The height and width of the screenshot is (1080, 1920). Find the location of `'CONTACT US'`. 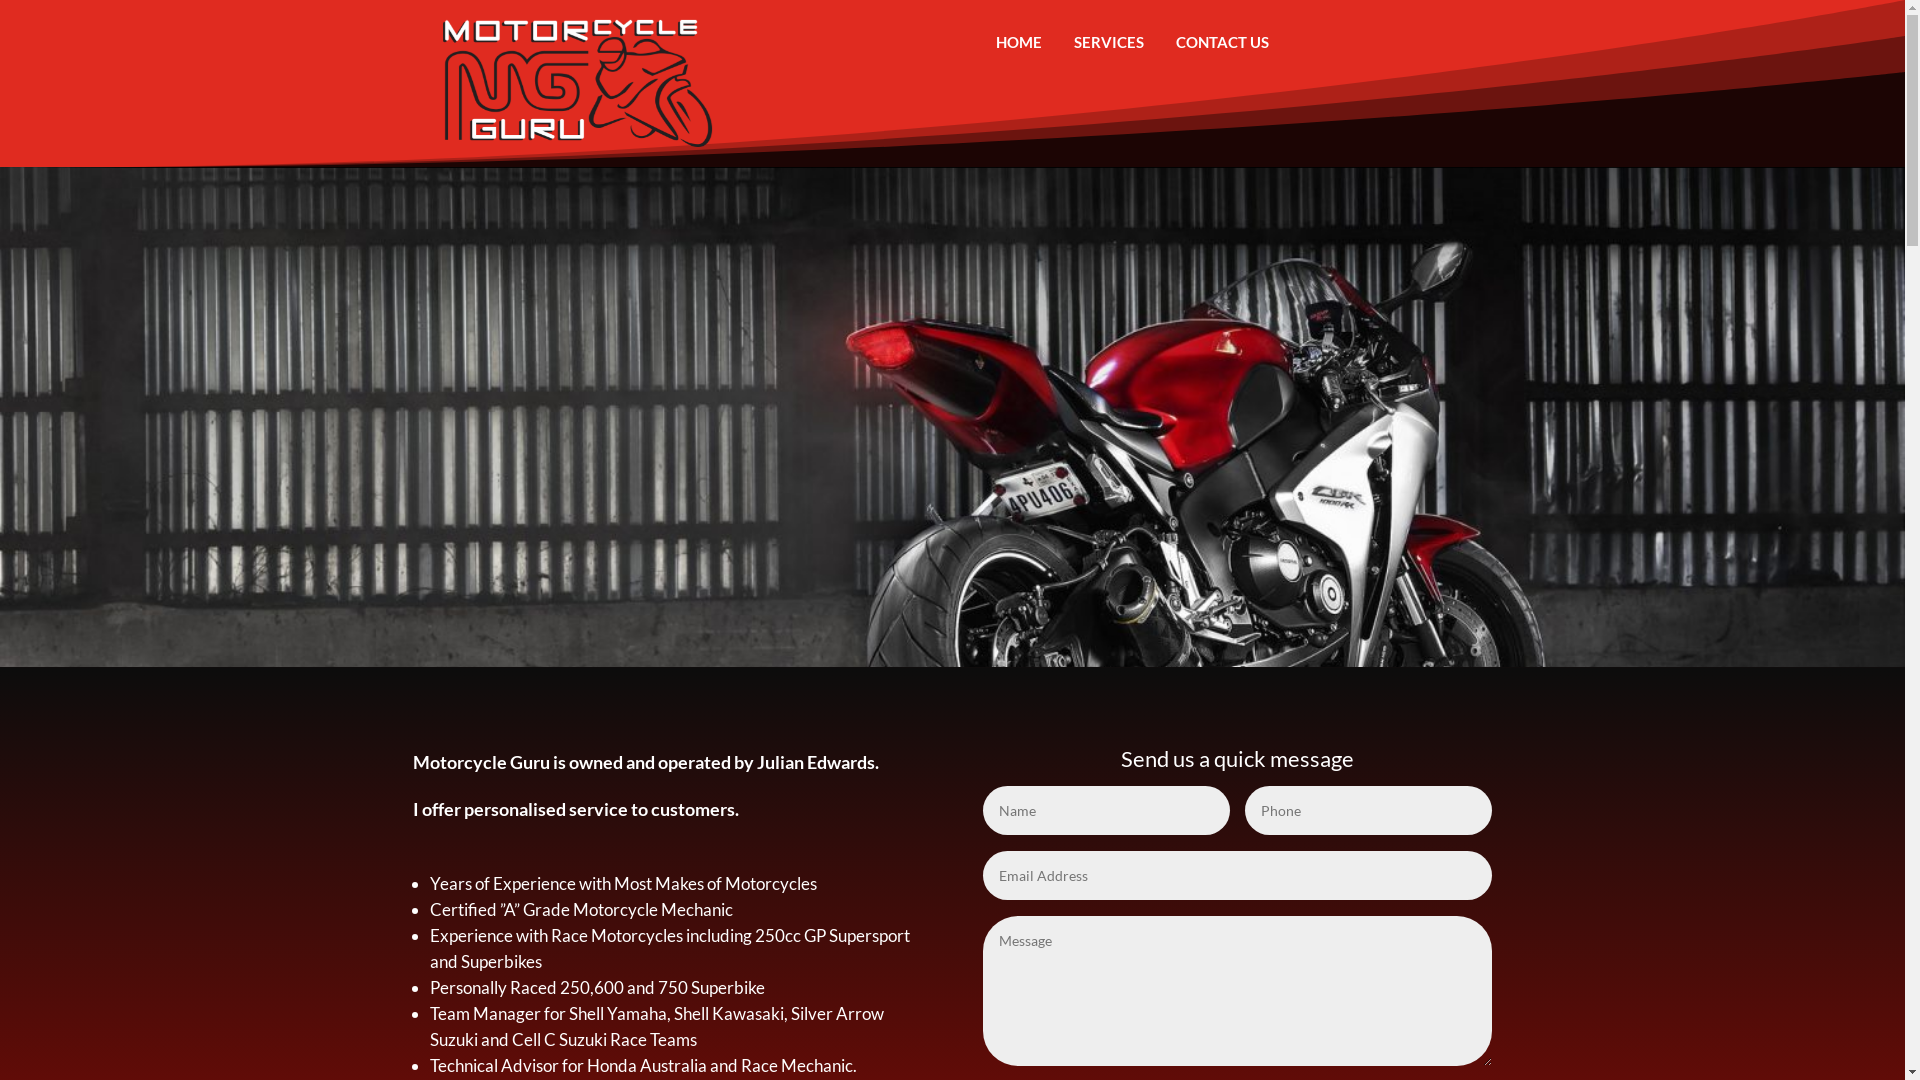

'CONTACT US' is located at coordinates (1160, 42).